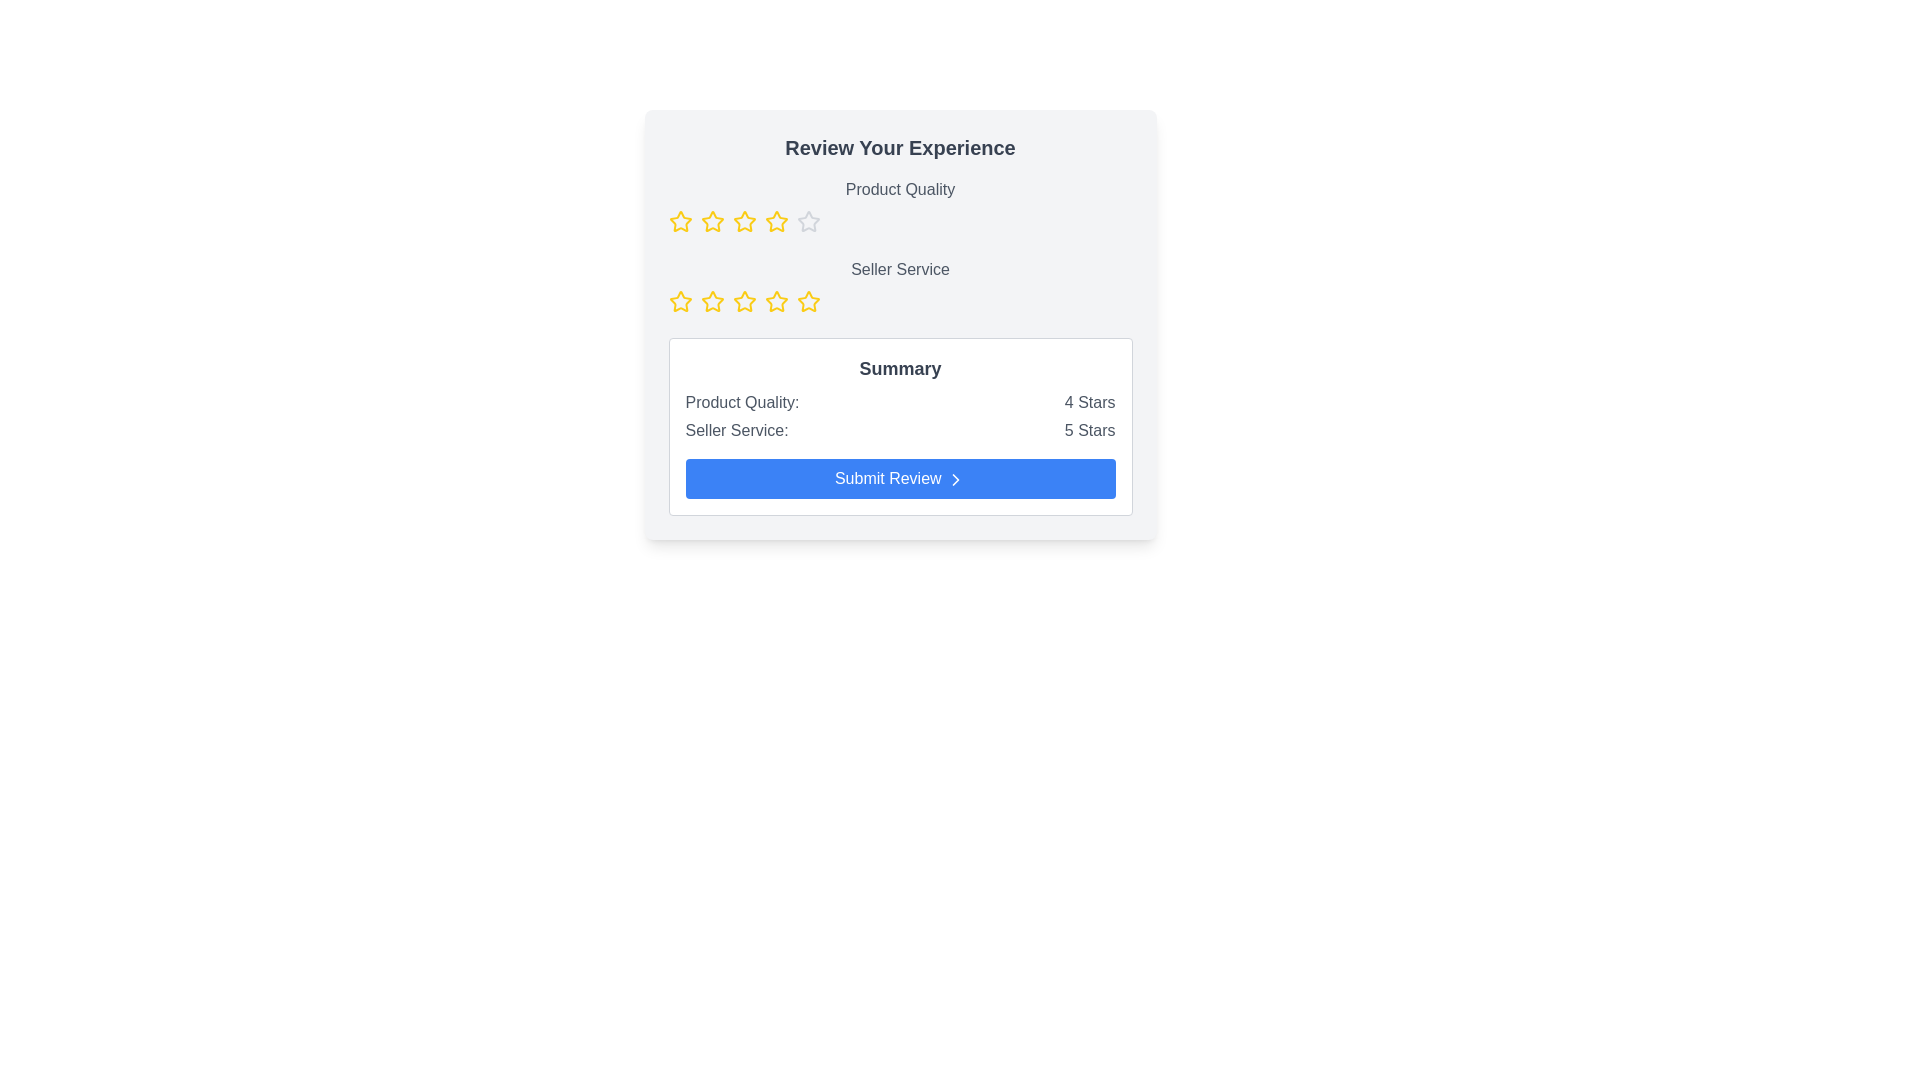 This screenshot has height=1080, width=1920. I want to click on the star icon in the 'Seller Service' rating component to provide a rating, so click(899, 285).